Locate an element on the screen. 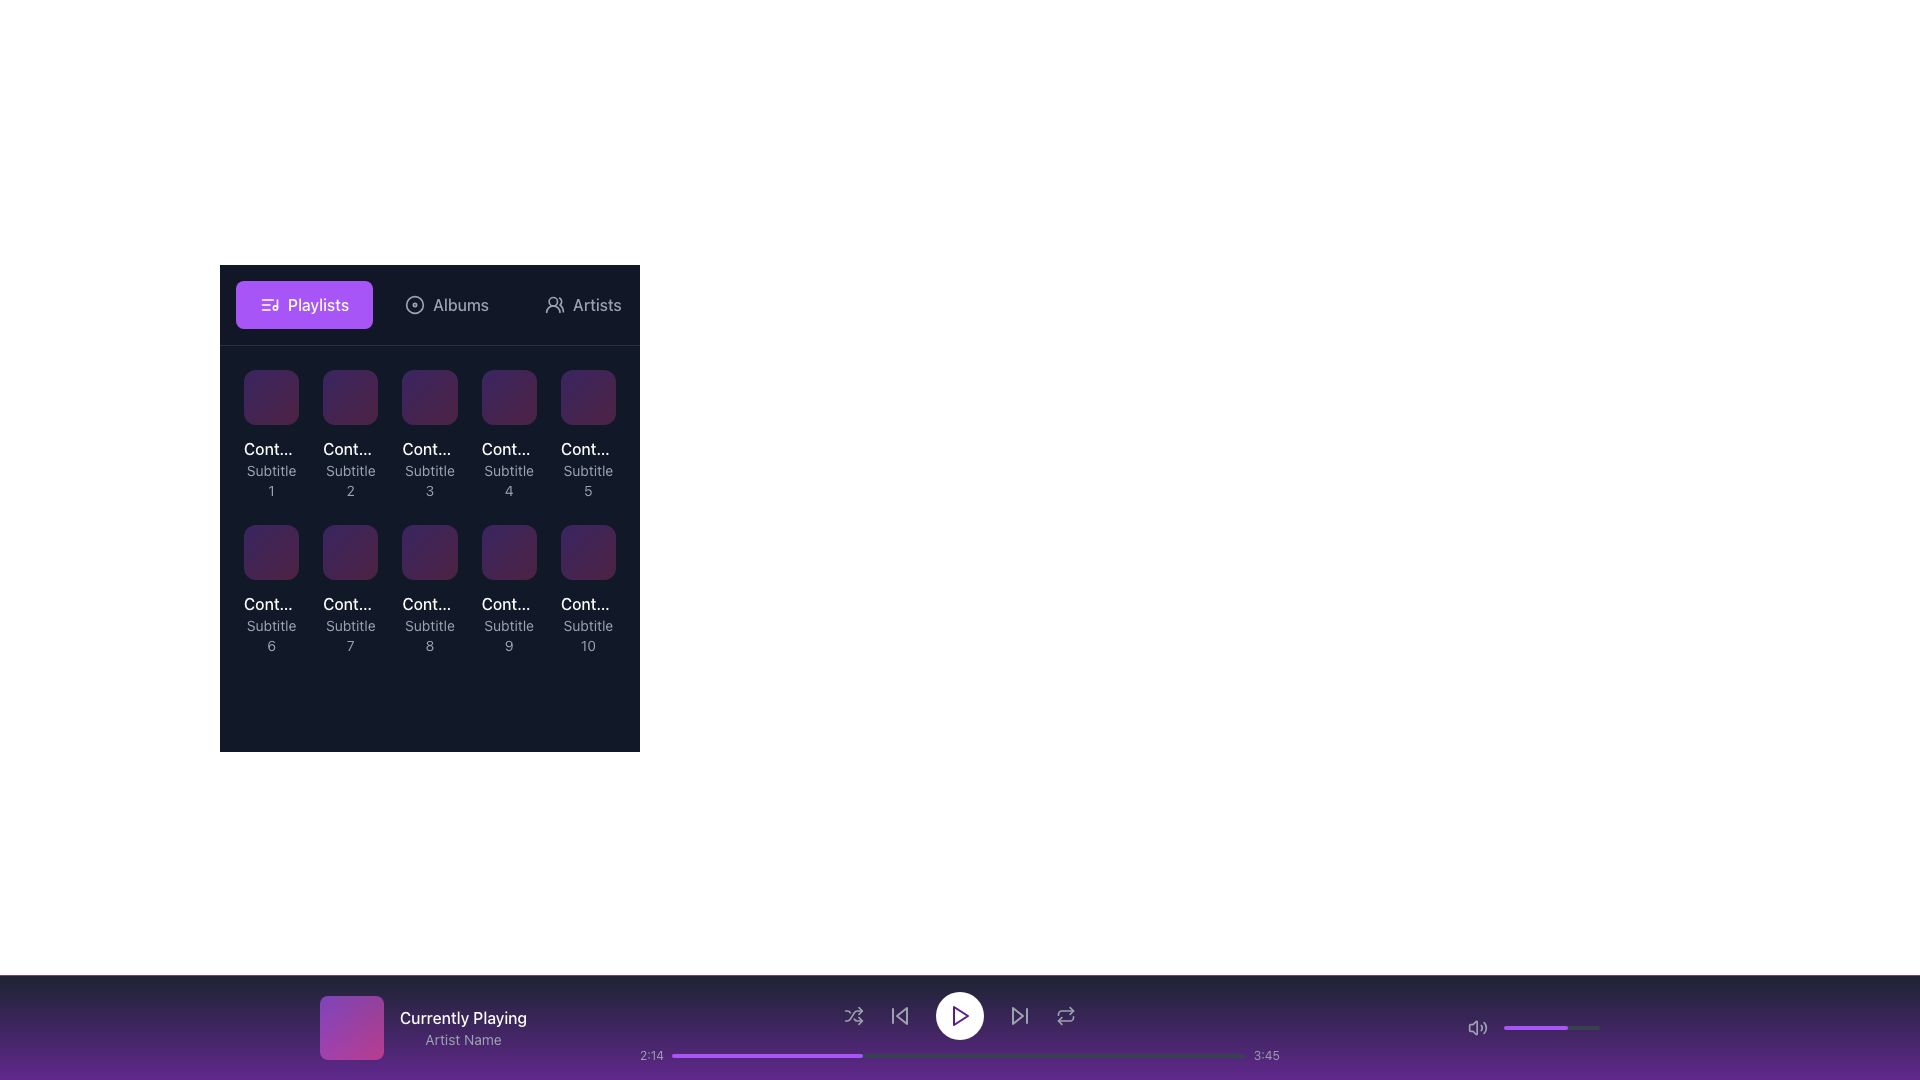 The width and height of the screenshot is (1920, 1080). the Card-like UI component containing 'Content Title 8' and 'Subtitle 8' is located at coordinates (429, 589).